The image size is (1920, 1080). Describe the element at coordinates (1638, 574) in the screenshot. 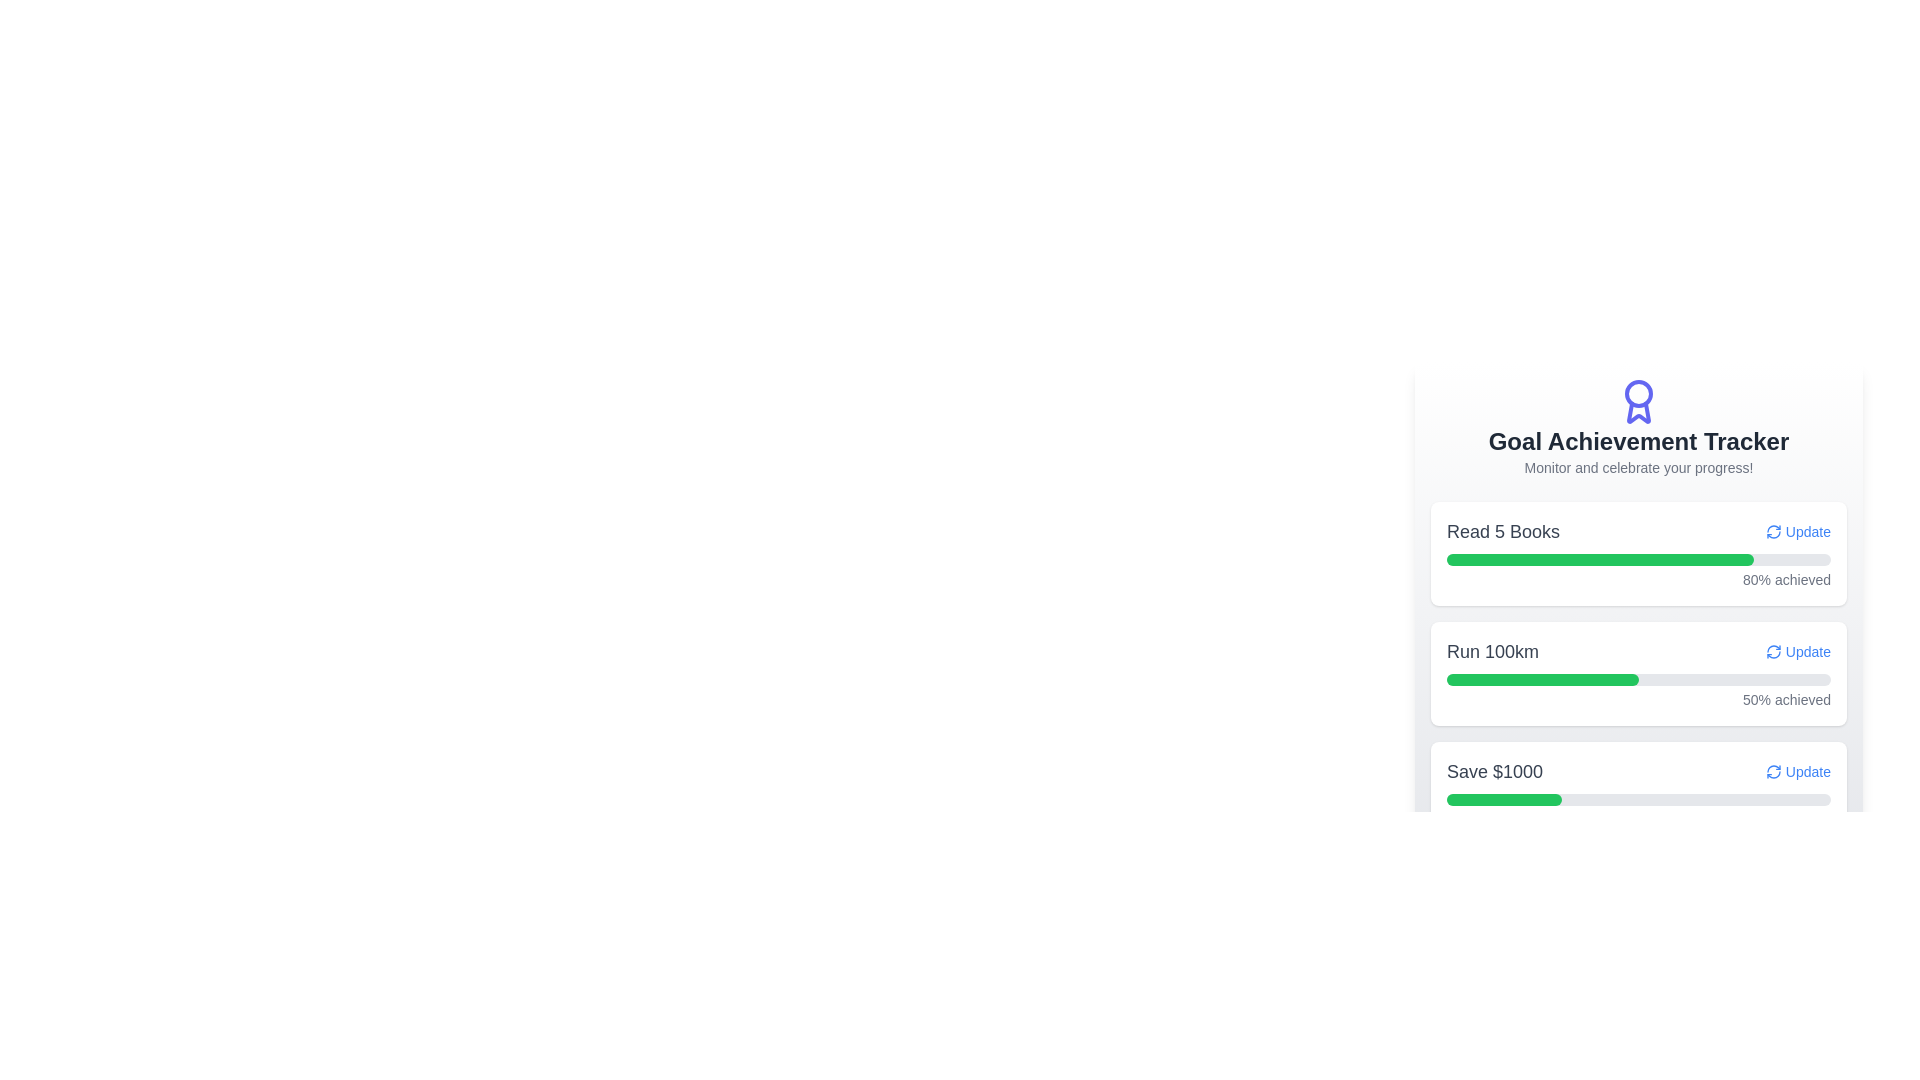

I see `the green and grey horizontally aligned progress bar indicating 80% progress, labeled '80% achieved', located under the 'Read 5 Books' title in the 'Goal Achievement Tracker' section` at that location.